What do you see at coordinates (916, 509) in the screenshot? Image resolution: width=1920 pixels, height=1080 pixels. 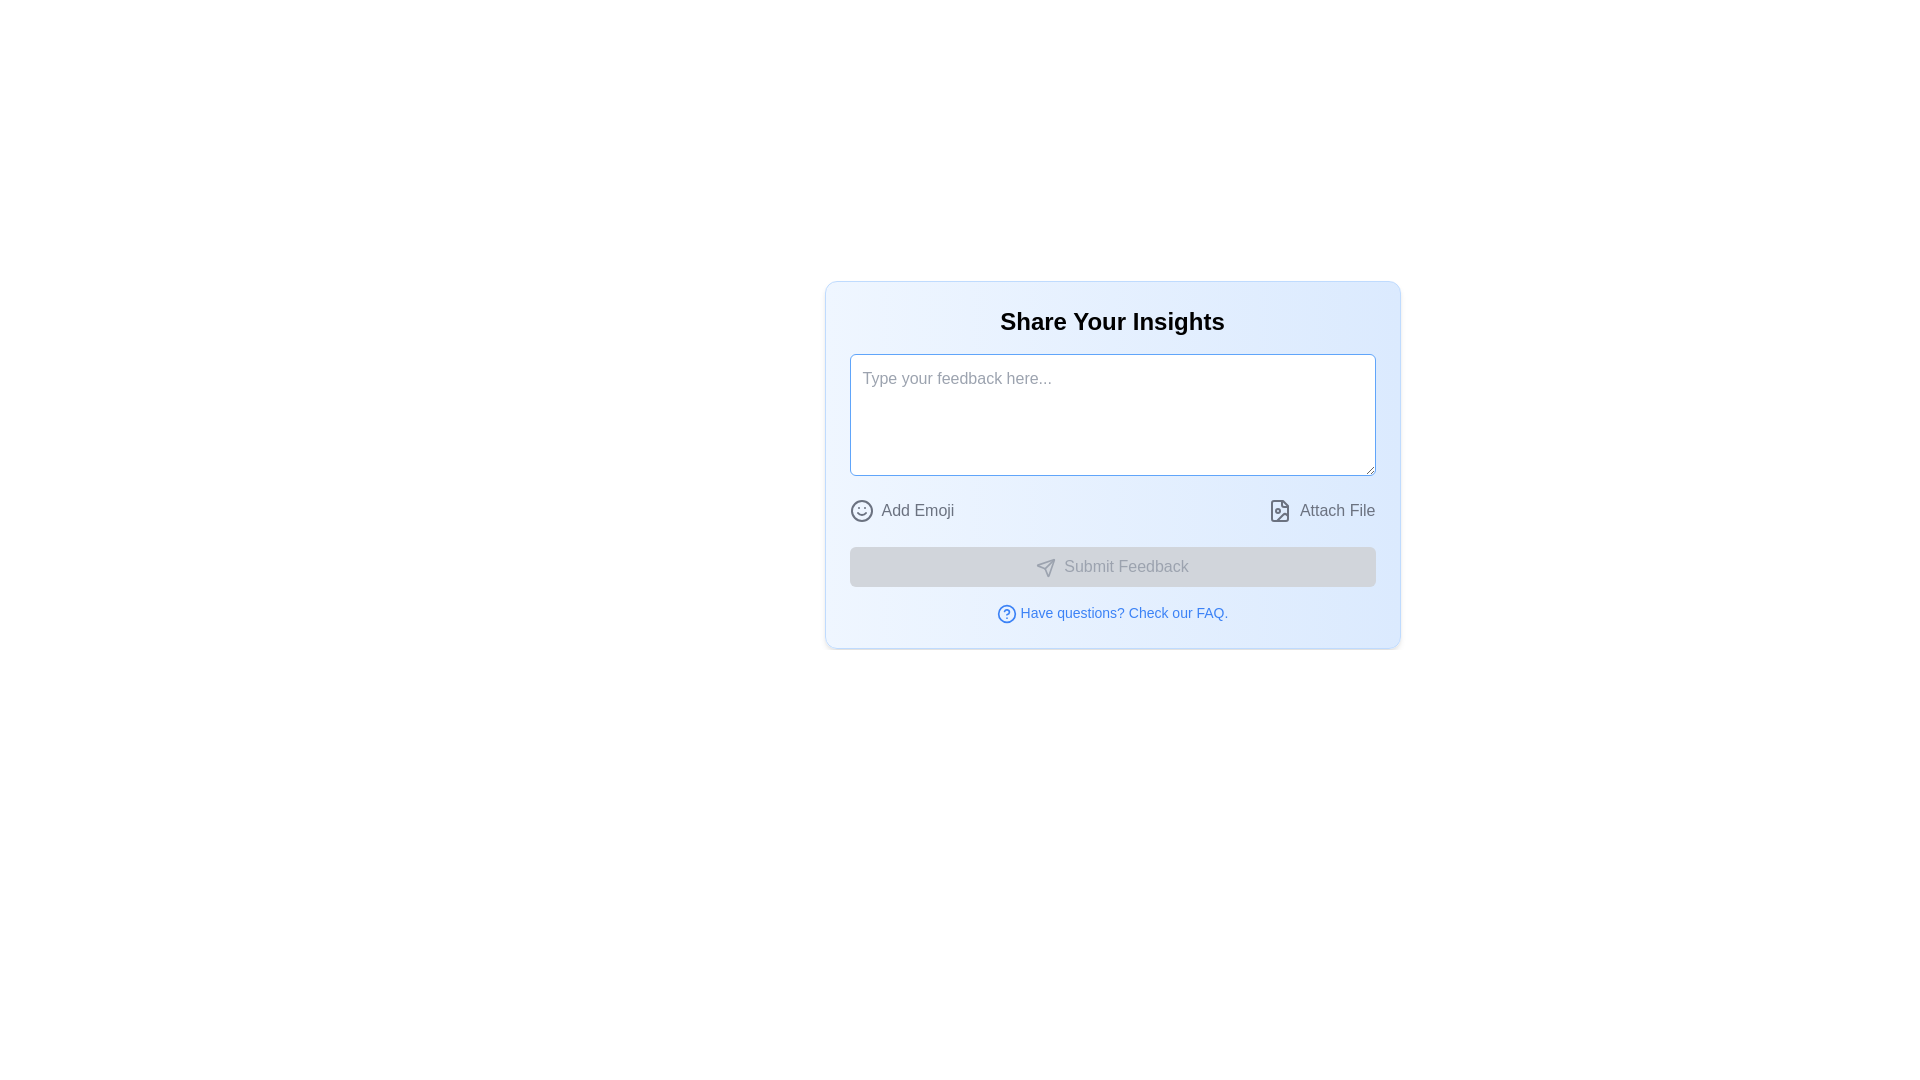 I see `the Text Label that indicates the function of the adjacent emoji icon, located to the right of the emoji icon and to the left of the 'Attach File' option` at bounding box center [916, 509].